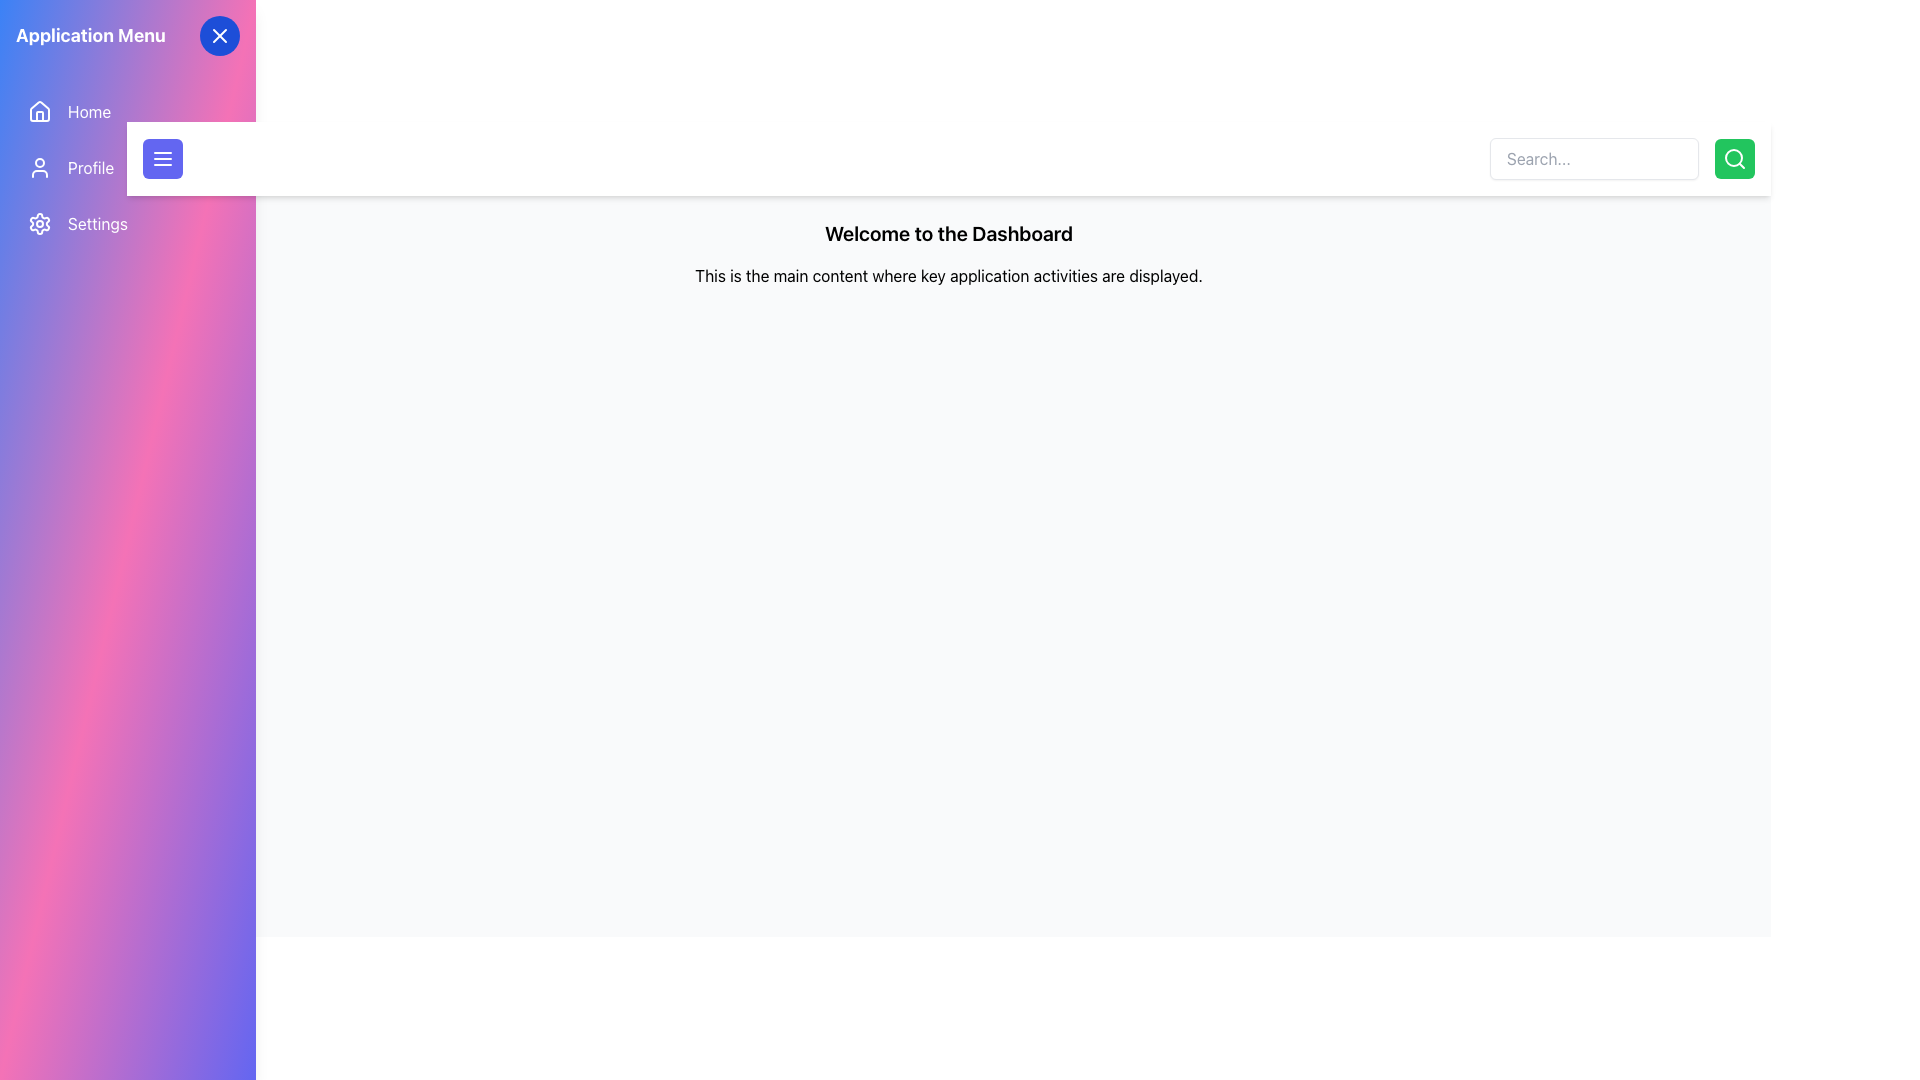 This screenshot has width=1920, height=1080. I want to click on the bold text label displaying 'Application Menu' located at the upper left side of the interface, so click(90, 35).